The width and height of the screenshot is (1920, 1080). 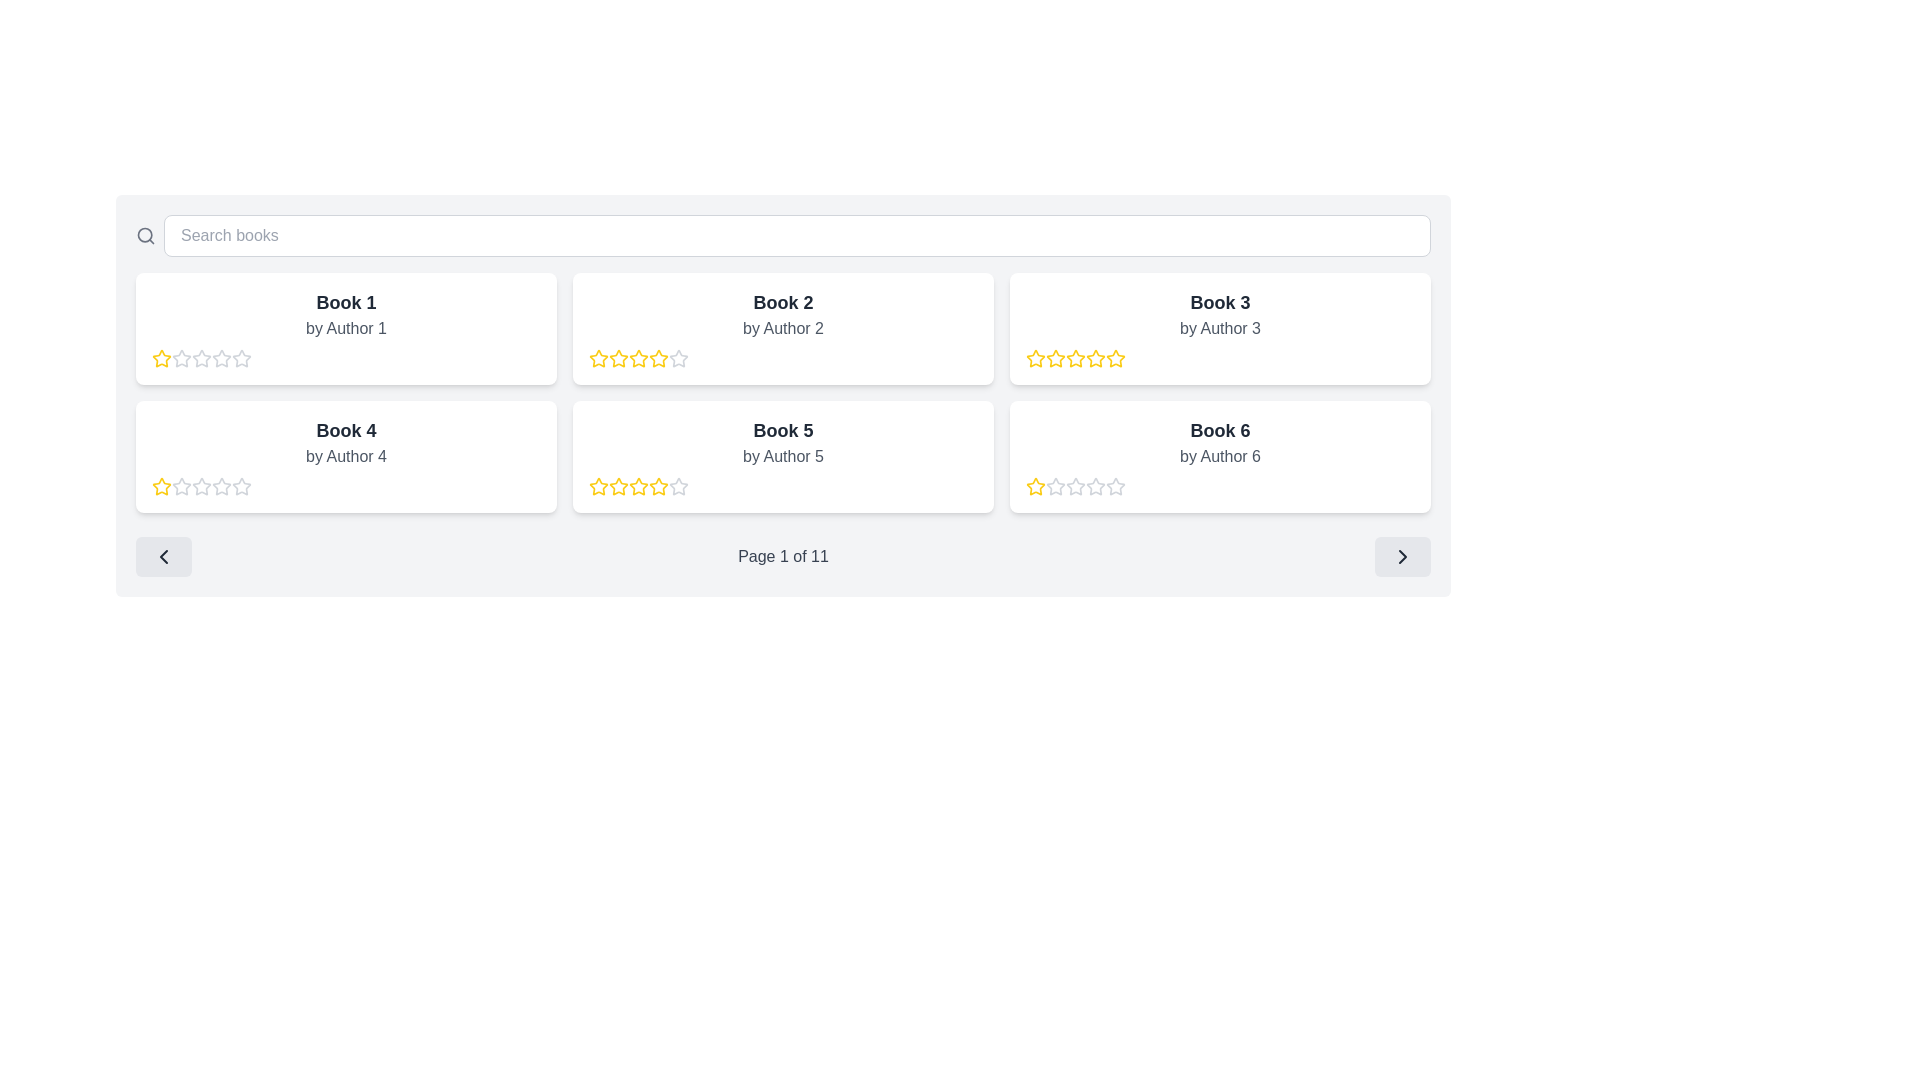 What do you see at coordinates (1036, 486) in the screenshot?
I see `the first rating star icon with a yellow outline in the rating section of the card for 'Book 6' by 'Author 6'` at bounding box center [1036, 486].